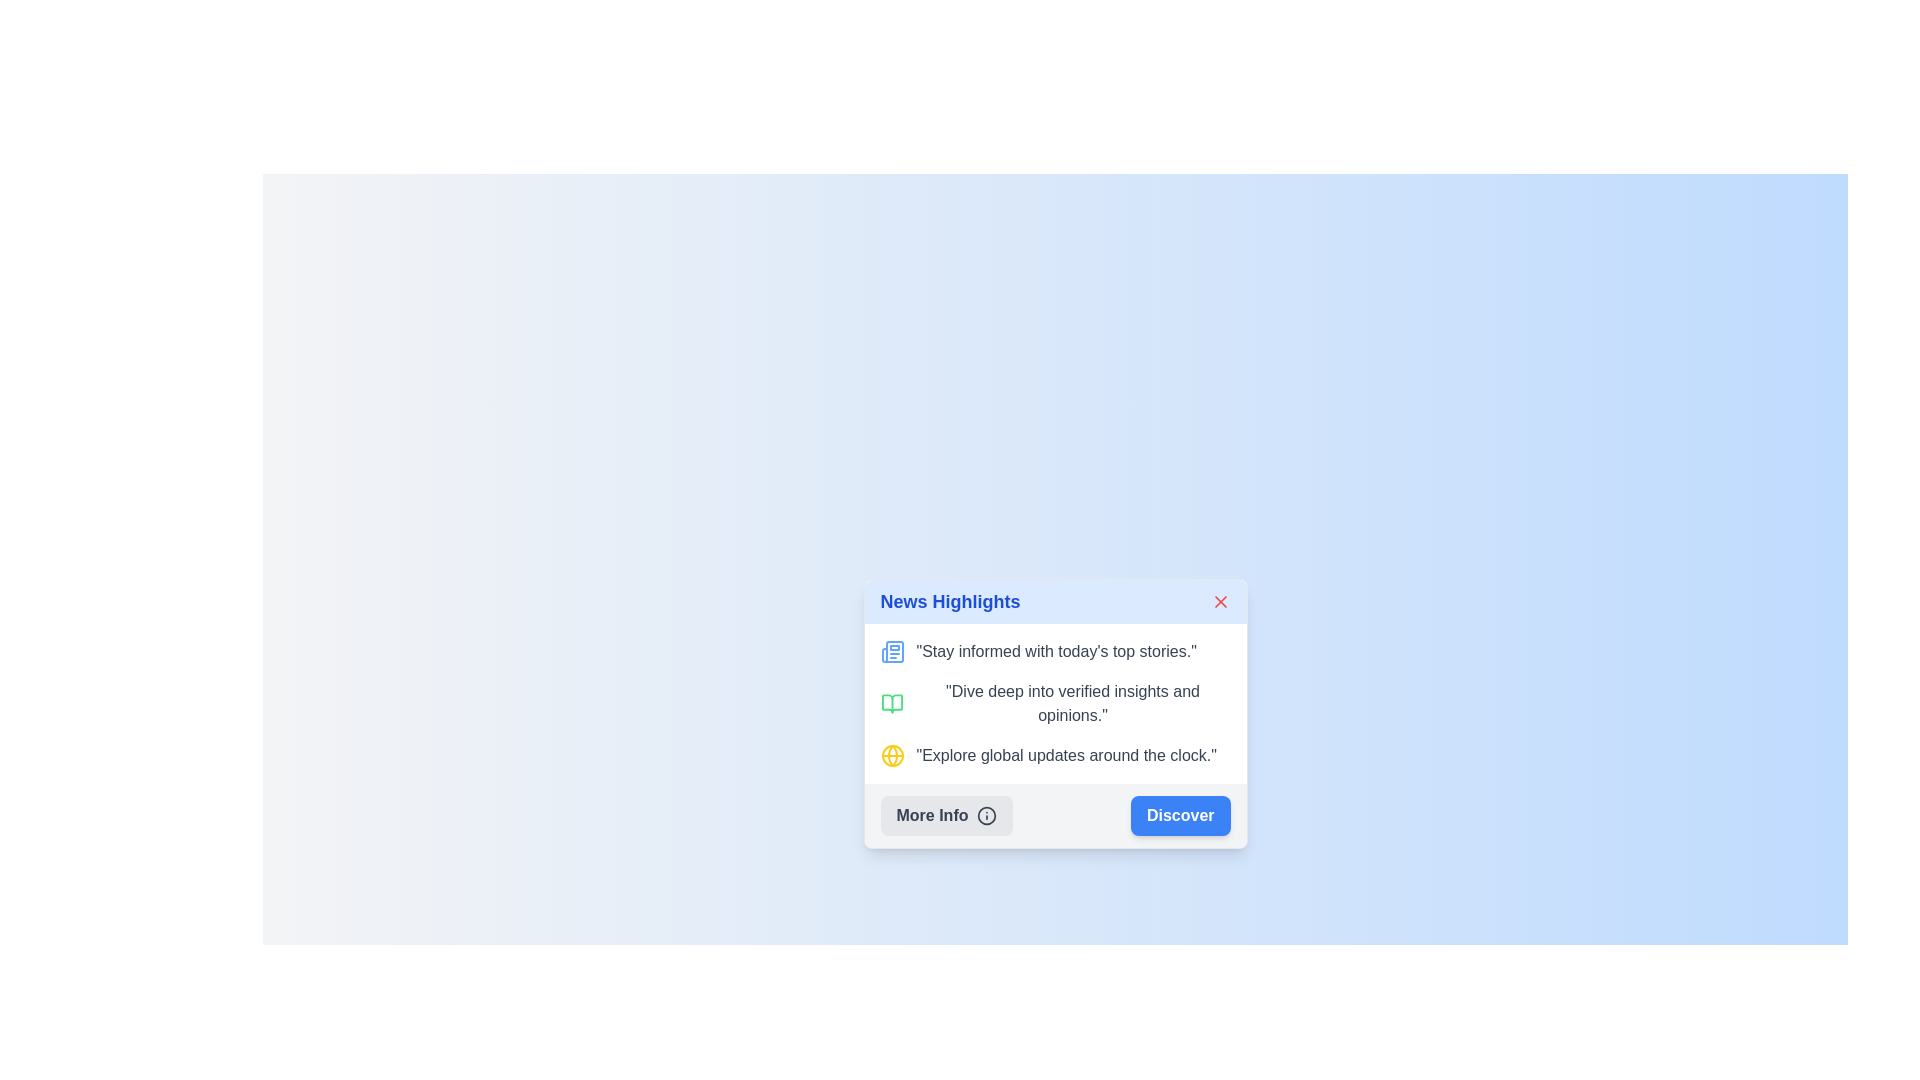 This screenshot has width=1920, height=1080. Describe the element at coordinates (1219, 600) in the screenshot. I see `the close icon located at the upper-right corner of the 'News Highlights' card` at that location.